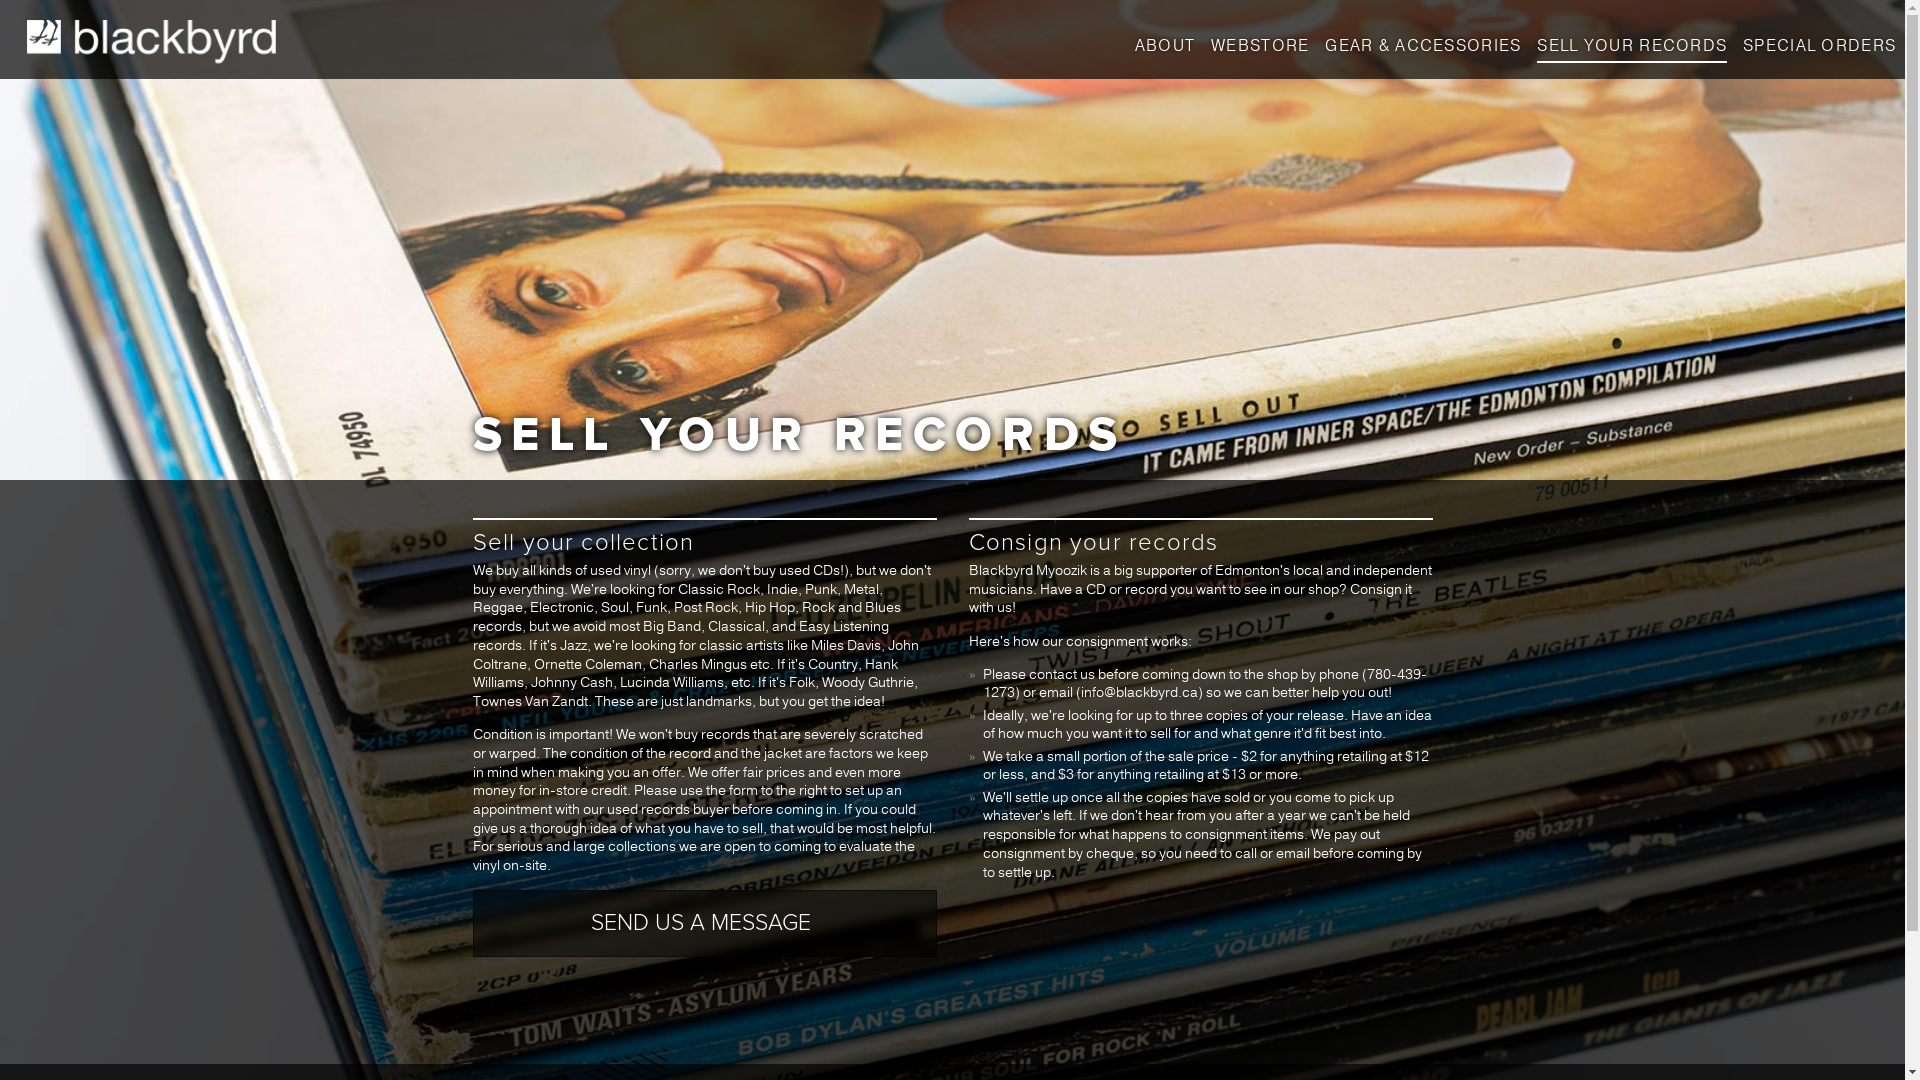 The width and height of the screenshot is (1920, 1080). I want to click on 'SPECIAL ORDERS', so click(1819, 45).